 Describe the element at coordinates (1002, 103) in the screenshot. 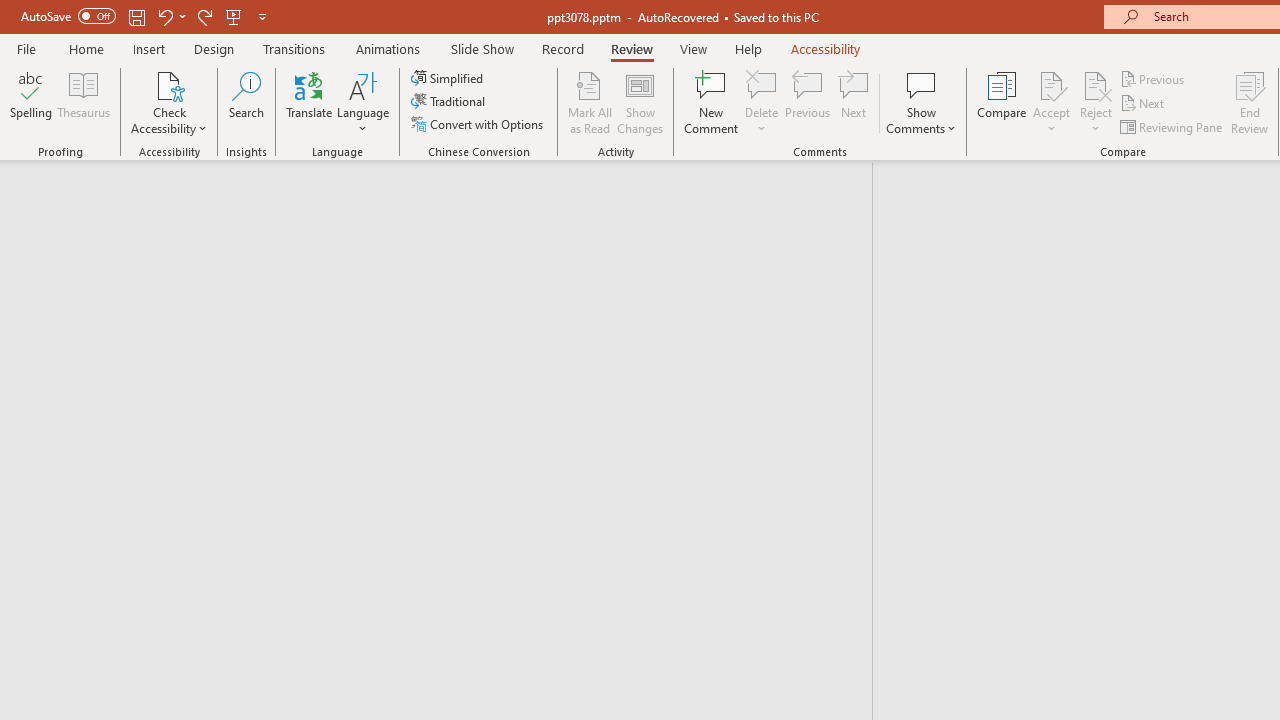

I see `'Compare'` at that location.